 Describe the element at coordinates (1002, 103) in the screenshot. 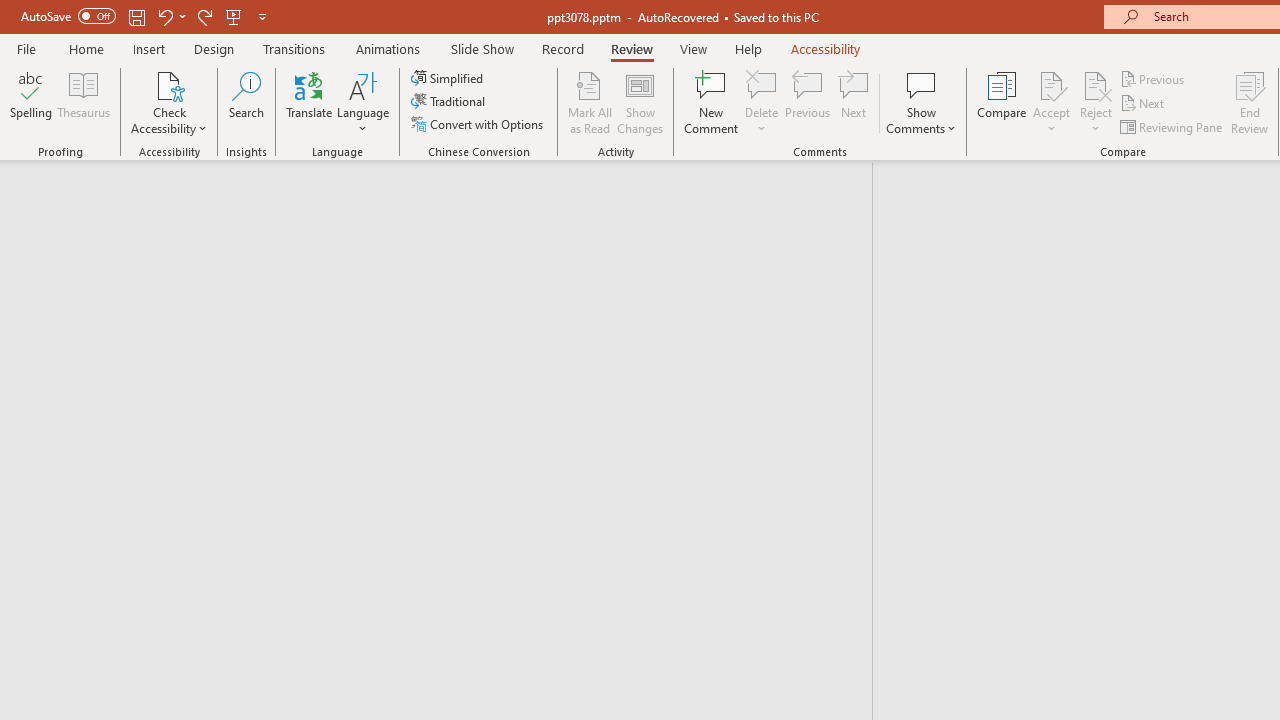

I see `'Compare'` at that location.